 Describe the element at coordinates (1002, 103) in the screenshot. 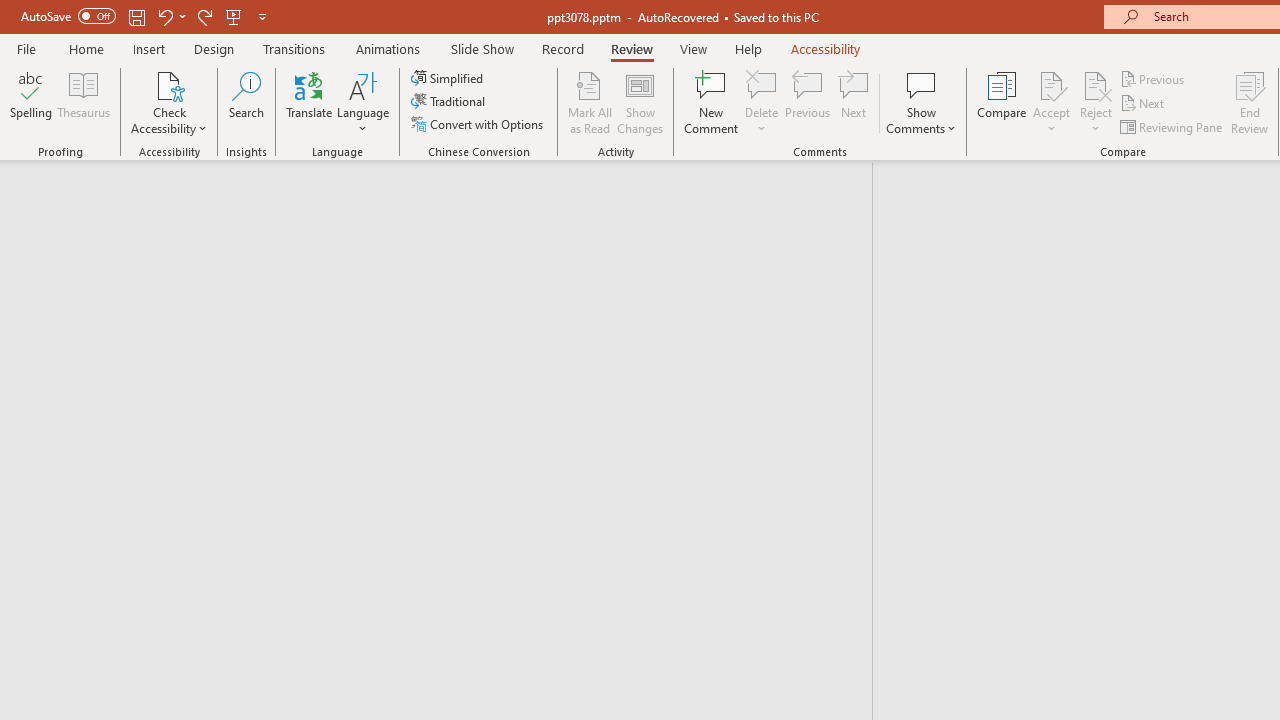

I see `'Compare'` at that location.